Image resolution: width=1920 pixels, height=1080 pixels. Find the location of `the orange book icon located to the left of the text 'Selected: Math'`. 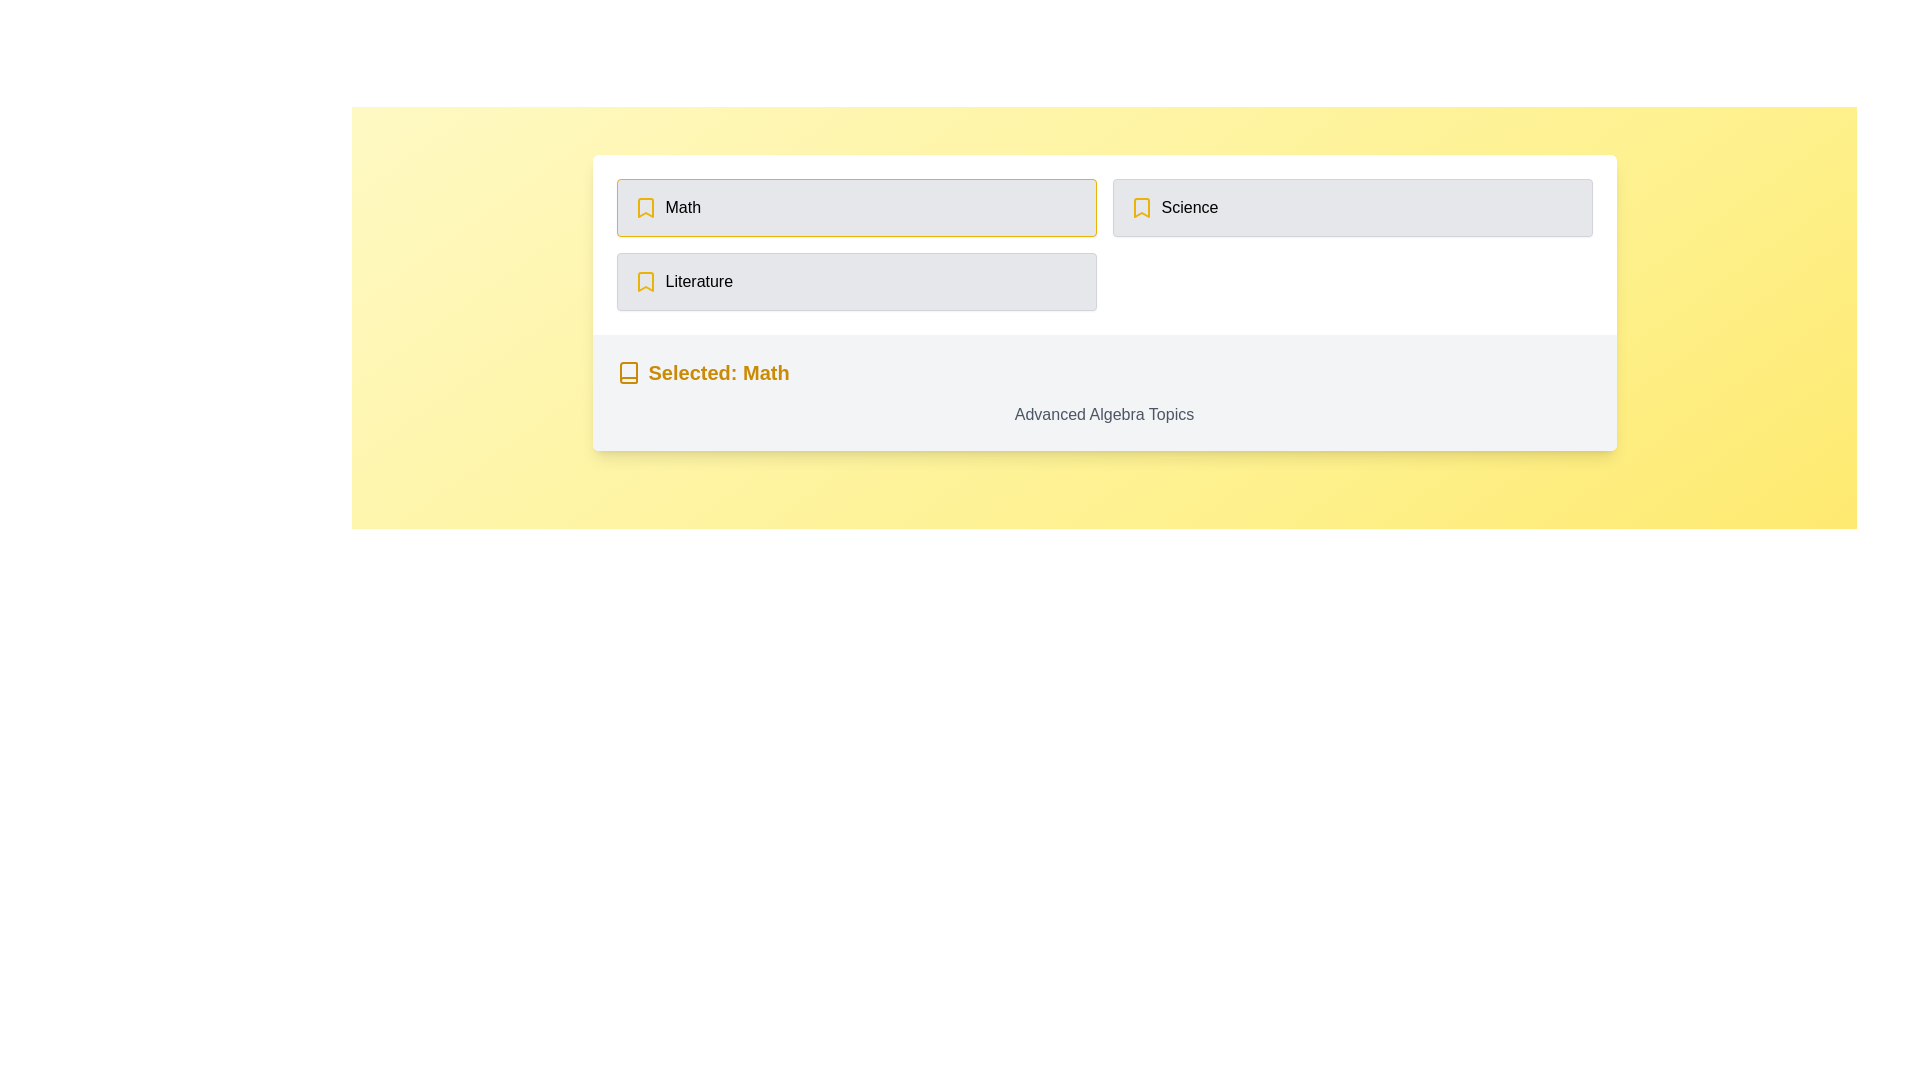

the orange book icon located to the left of the text 'Selected: Math' is located at coordinates (627, 373).